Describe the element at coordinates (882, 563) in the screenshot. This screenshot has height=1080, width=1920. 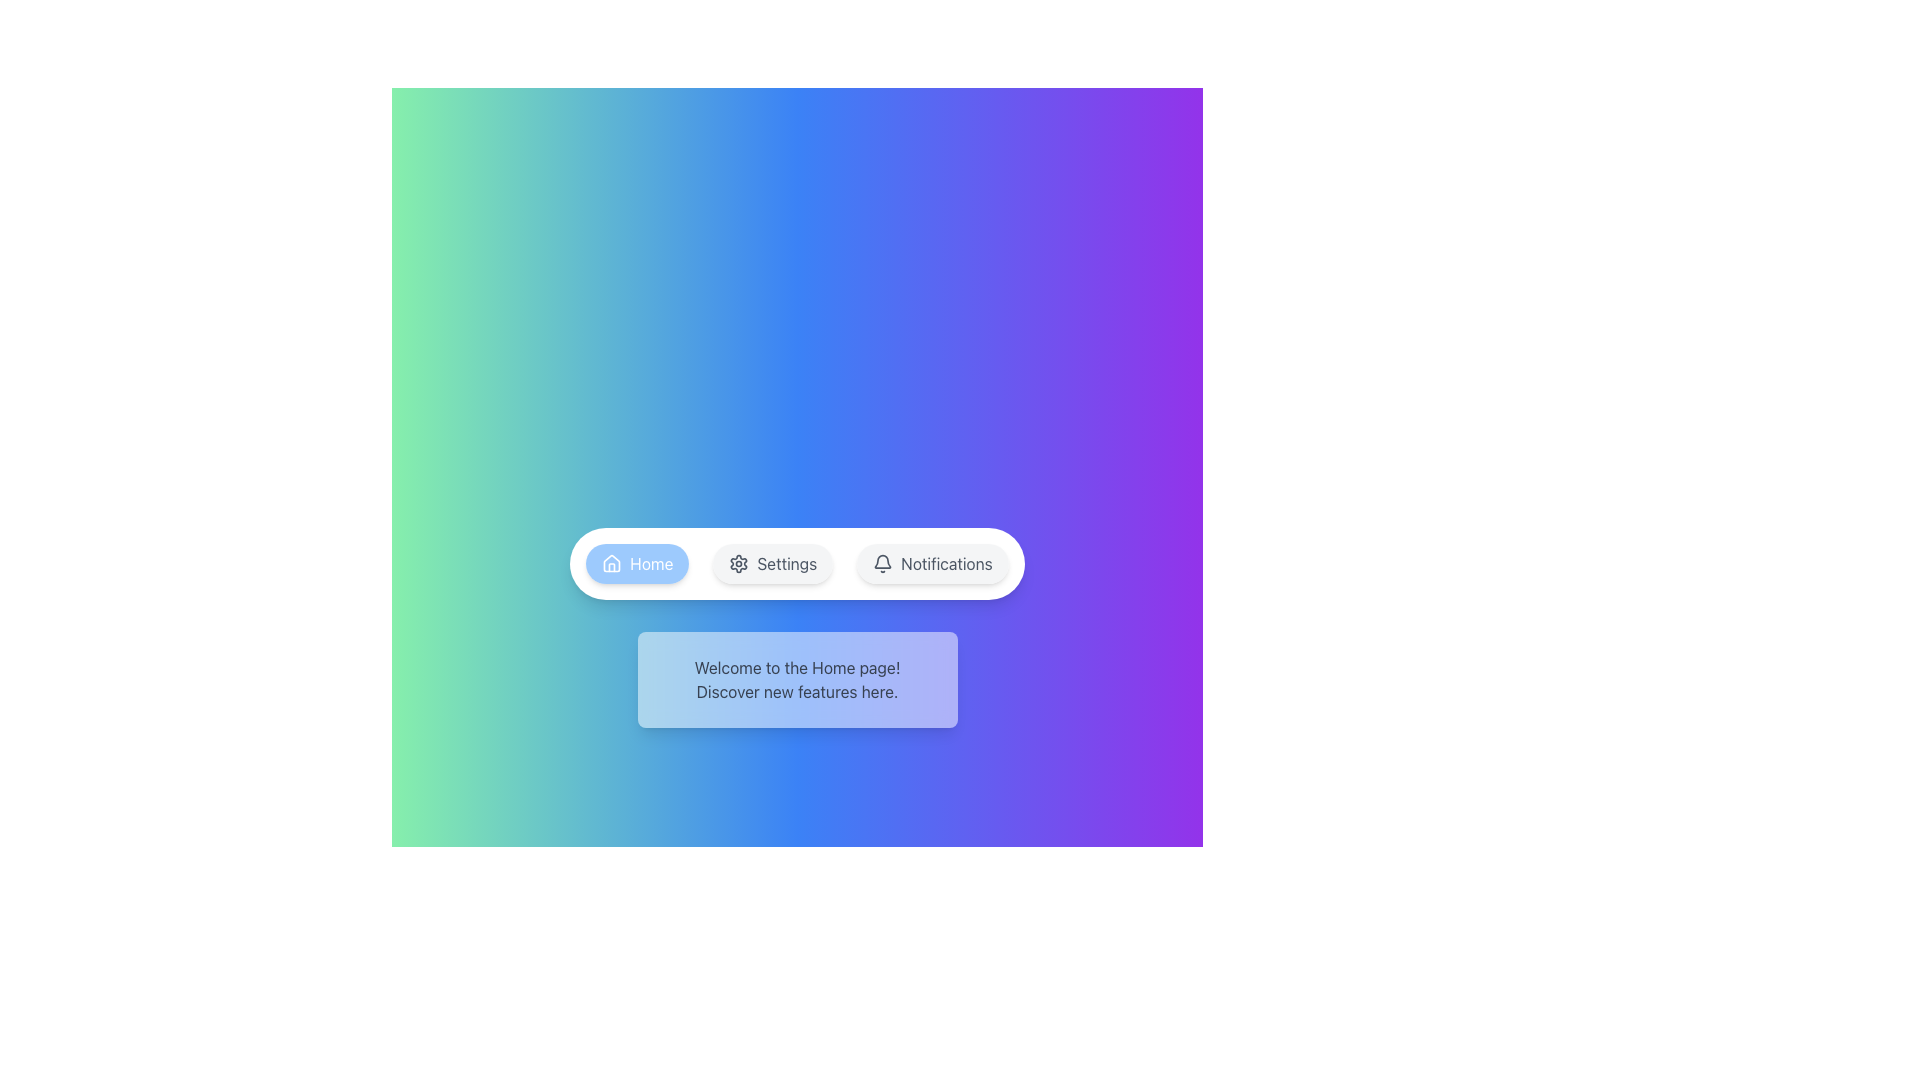
I see `the gray, bell-shaped icon outlined with a 2px stroke, located inside the 'Notifications' button on the far right of the horizontal list of buttons` at that location.